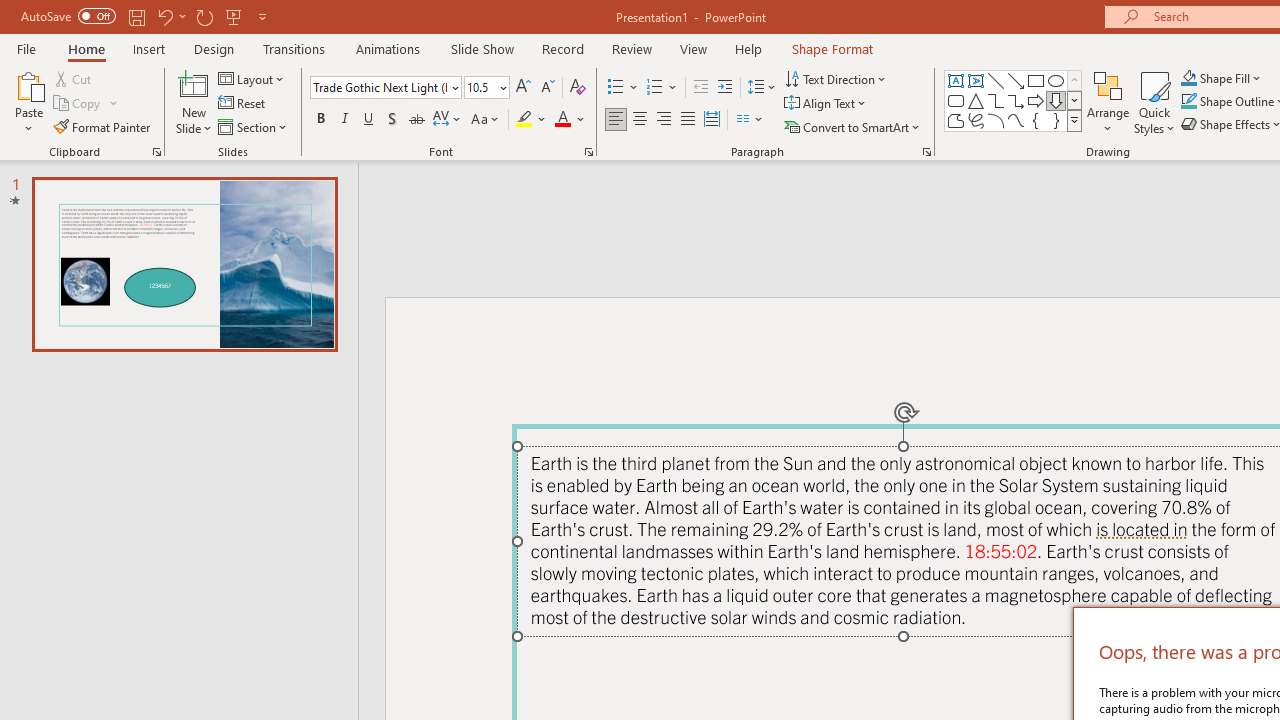 The image size is (1280, 720). What do you see at coordinates (148, 48) in the screenshot?
I see `'Insert'` at bounding box center [148, 48].